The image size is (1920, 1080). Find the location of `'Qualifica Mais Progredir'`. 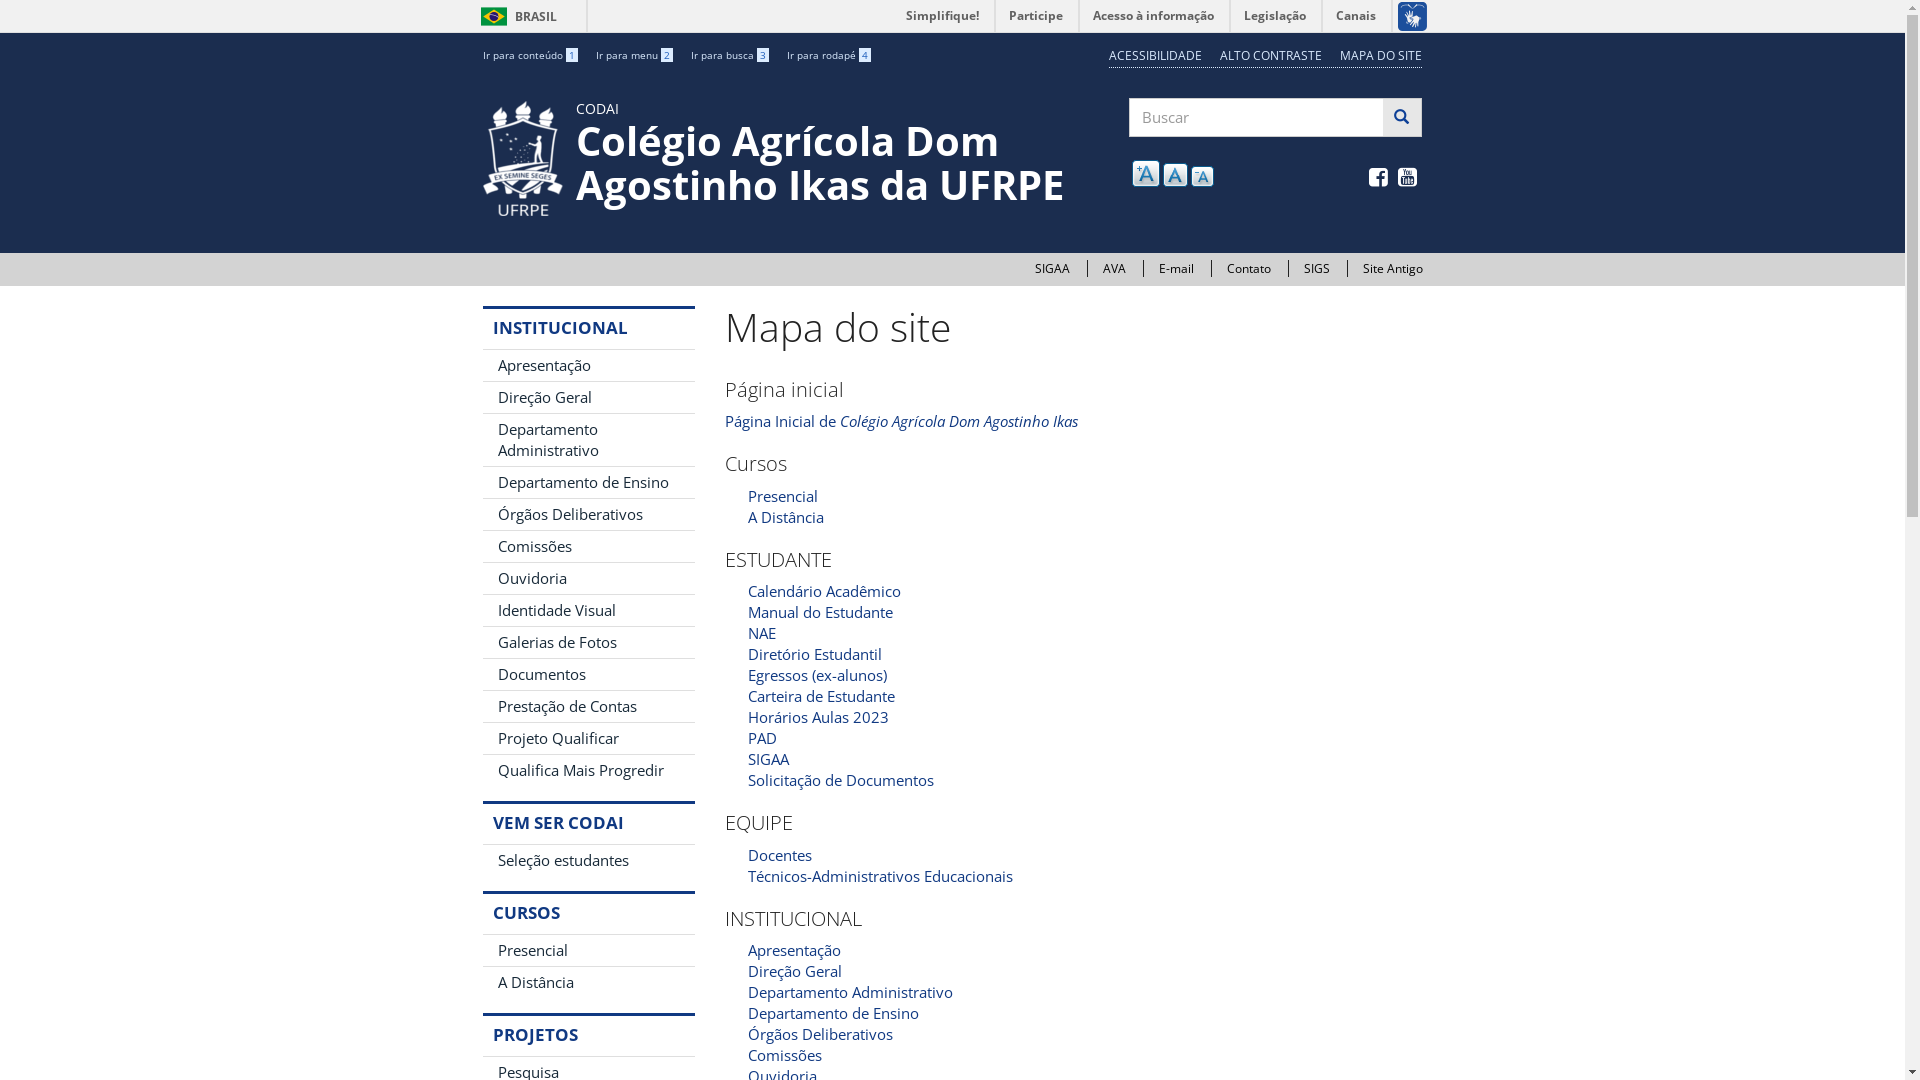

'Qualifica Mais Progredir' is located at coordinates (587, 769).